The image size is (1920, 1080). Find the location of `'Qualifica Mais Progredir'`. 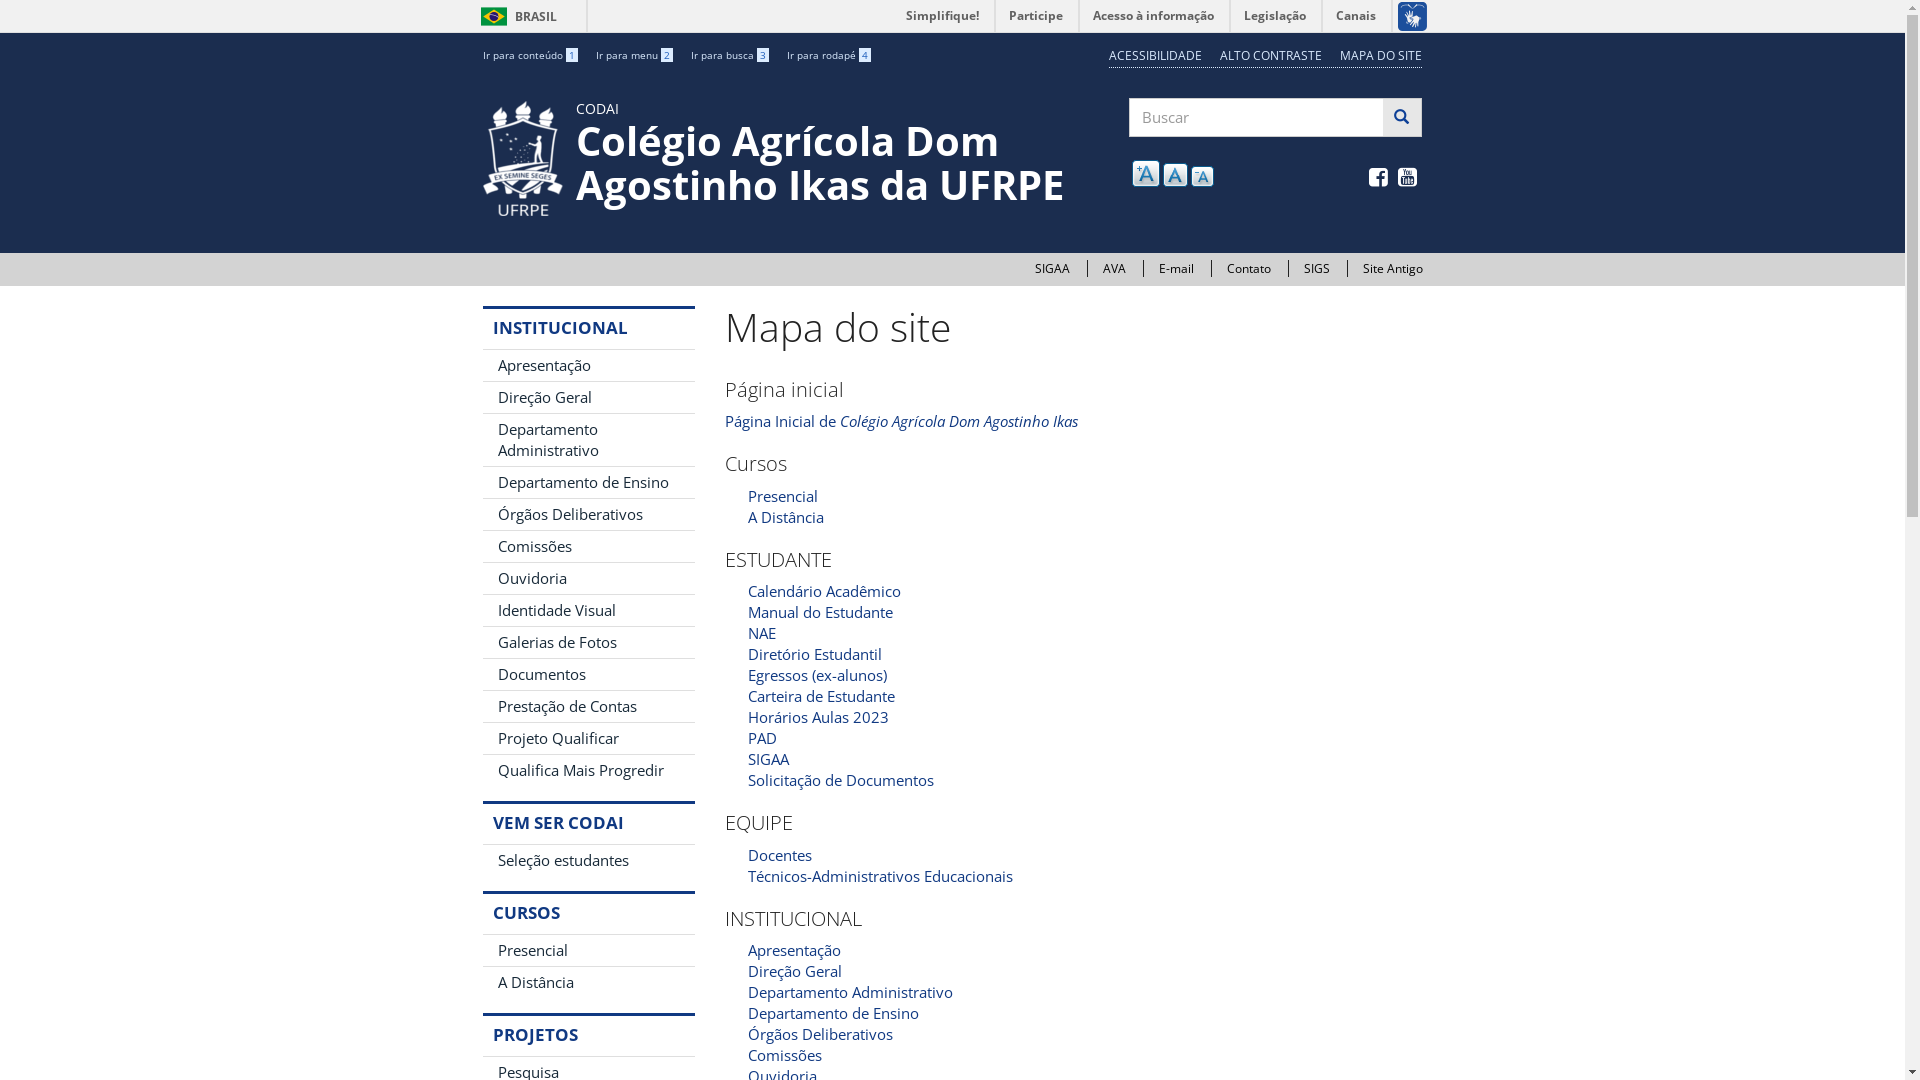

'Qualifica Mais Progredir' is located at coordinates (587, 769).